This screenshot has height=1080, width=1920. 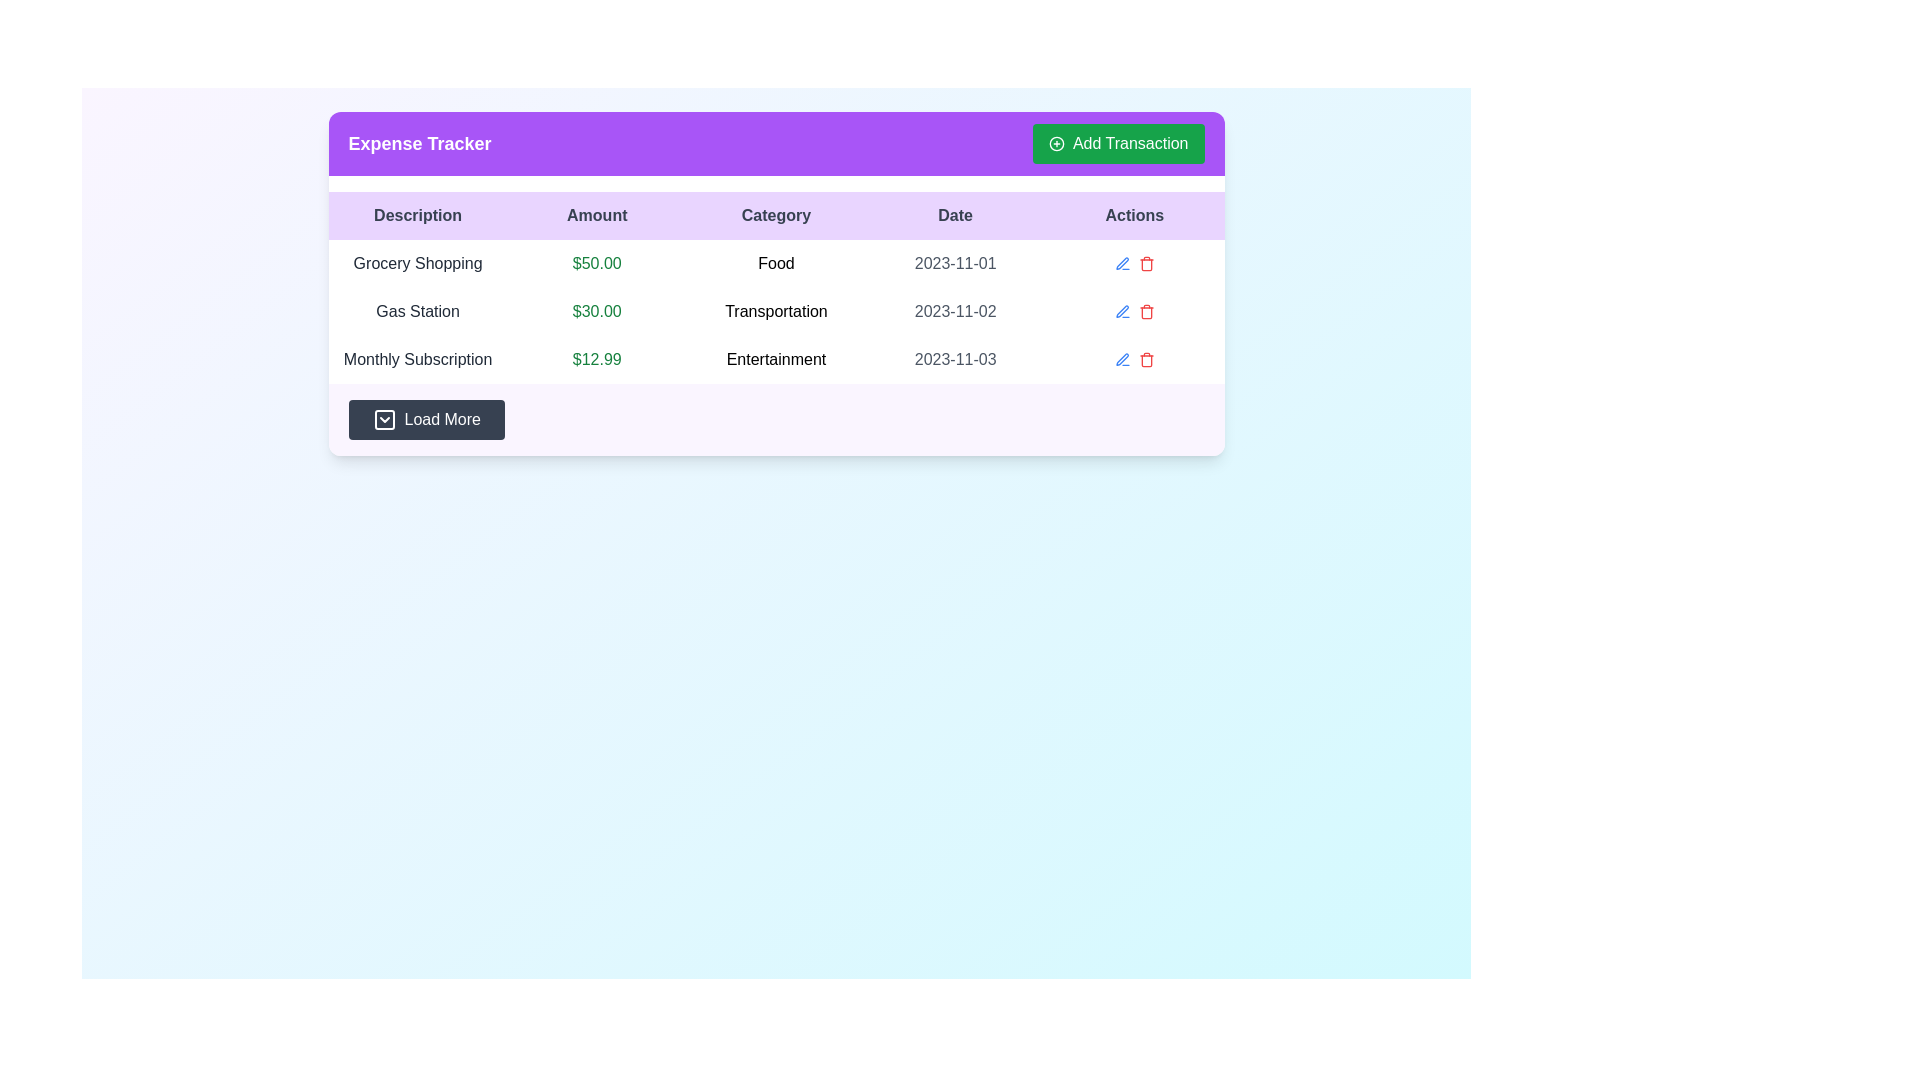 What do you see at coordinates (775, 262) in the screenshot?
I see `the static text element labeled 'Food' in the first row of the records table, which is positioned between the 'Amount' and 'Date' columns` at bounding box center [775, 262].